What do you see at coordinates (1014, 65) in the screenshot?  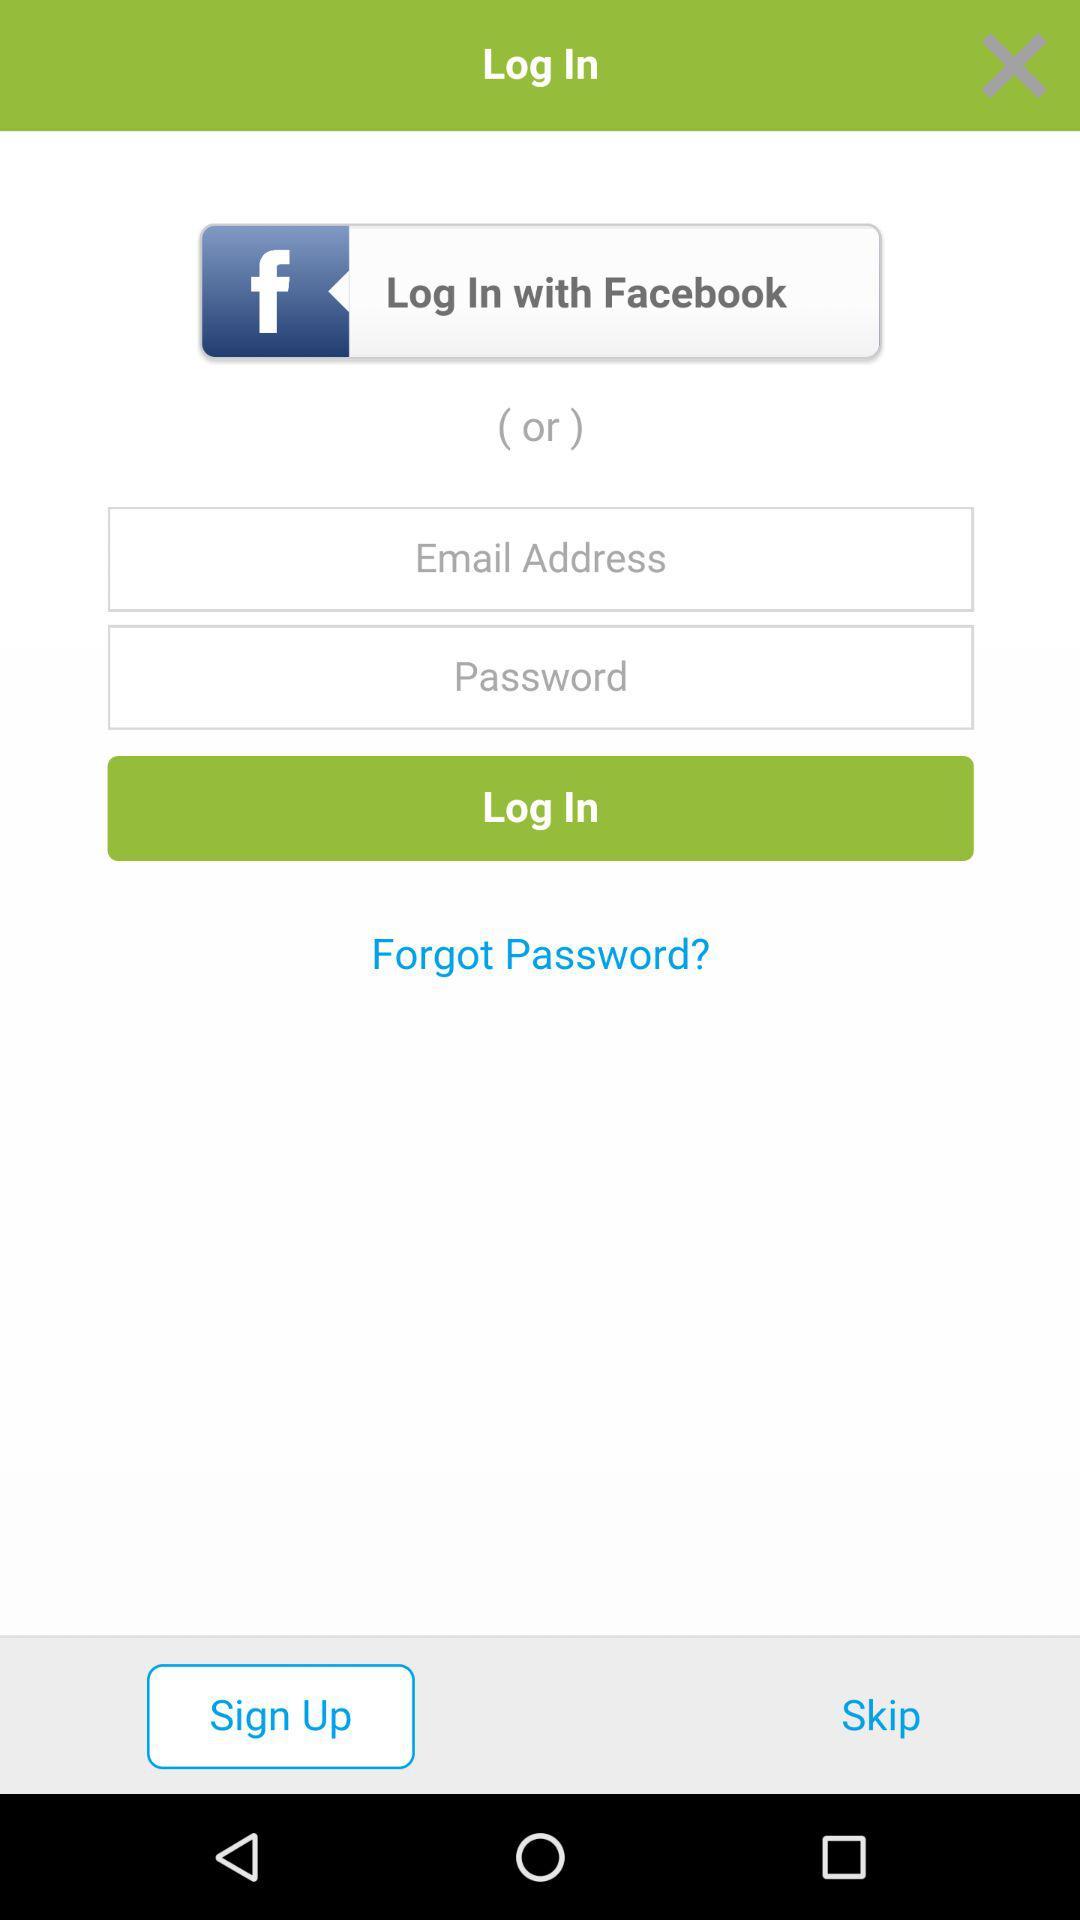 I see `tab` at bounding box center [1014, 65].